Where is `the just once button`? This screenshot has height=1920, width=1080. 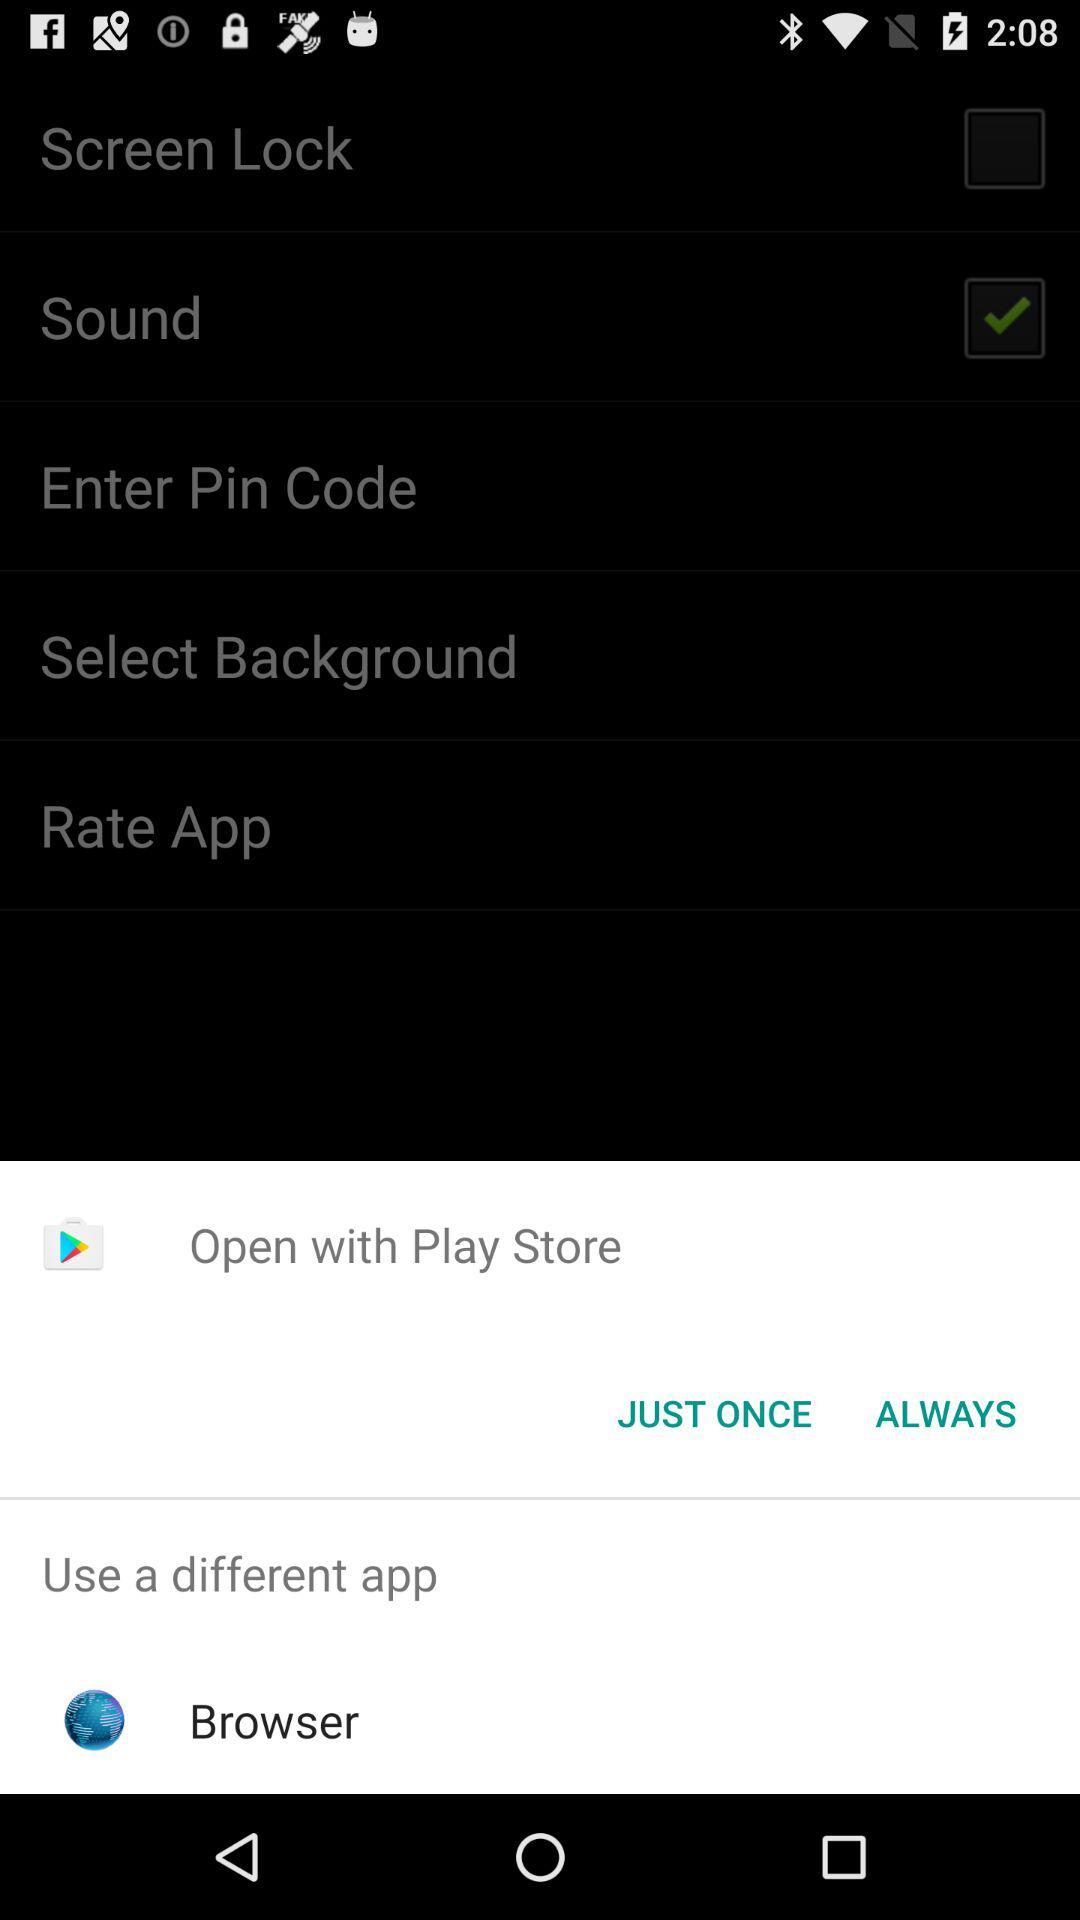
the just once button is located at coordinates (713, 1411).